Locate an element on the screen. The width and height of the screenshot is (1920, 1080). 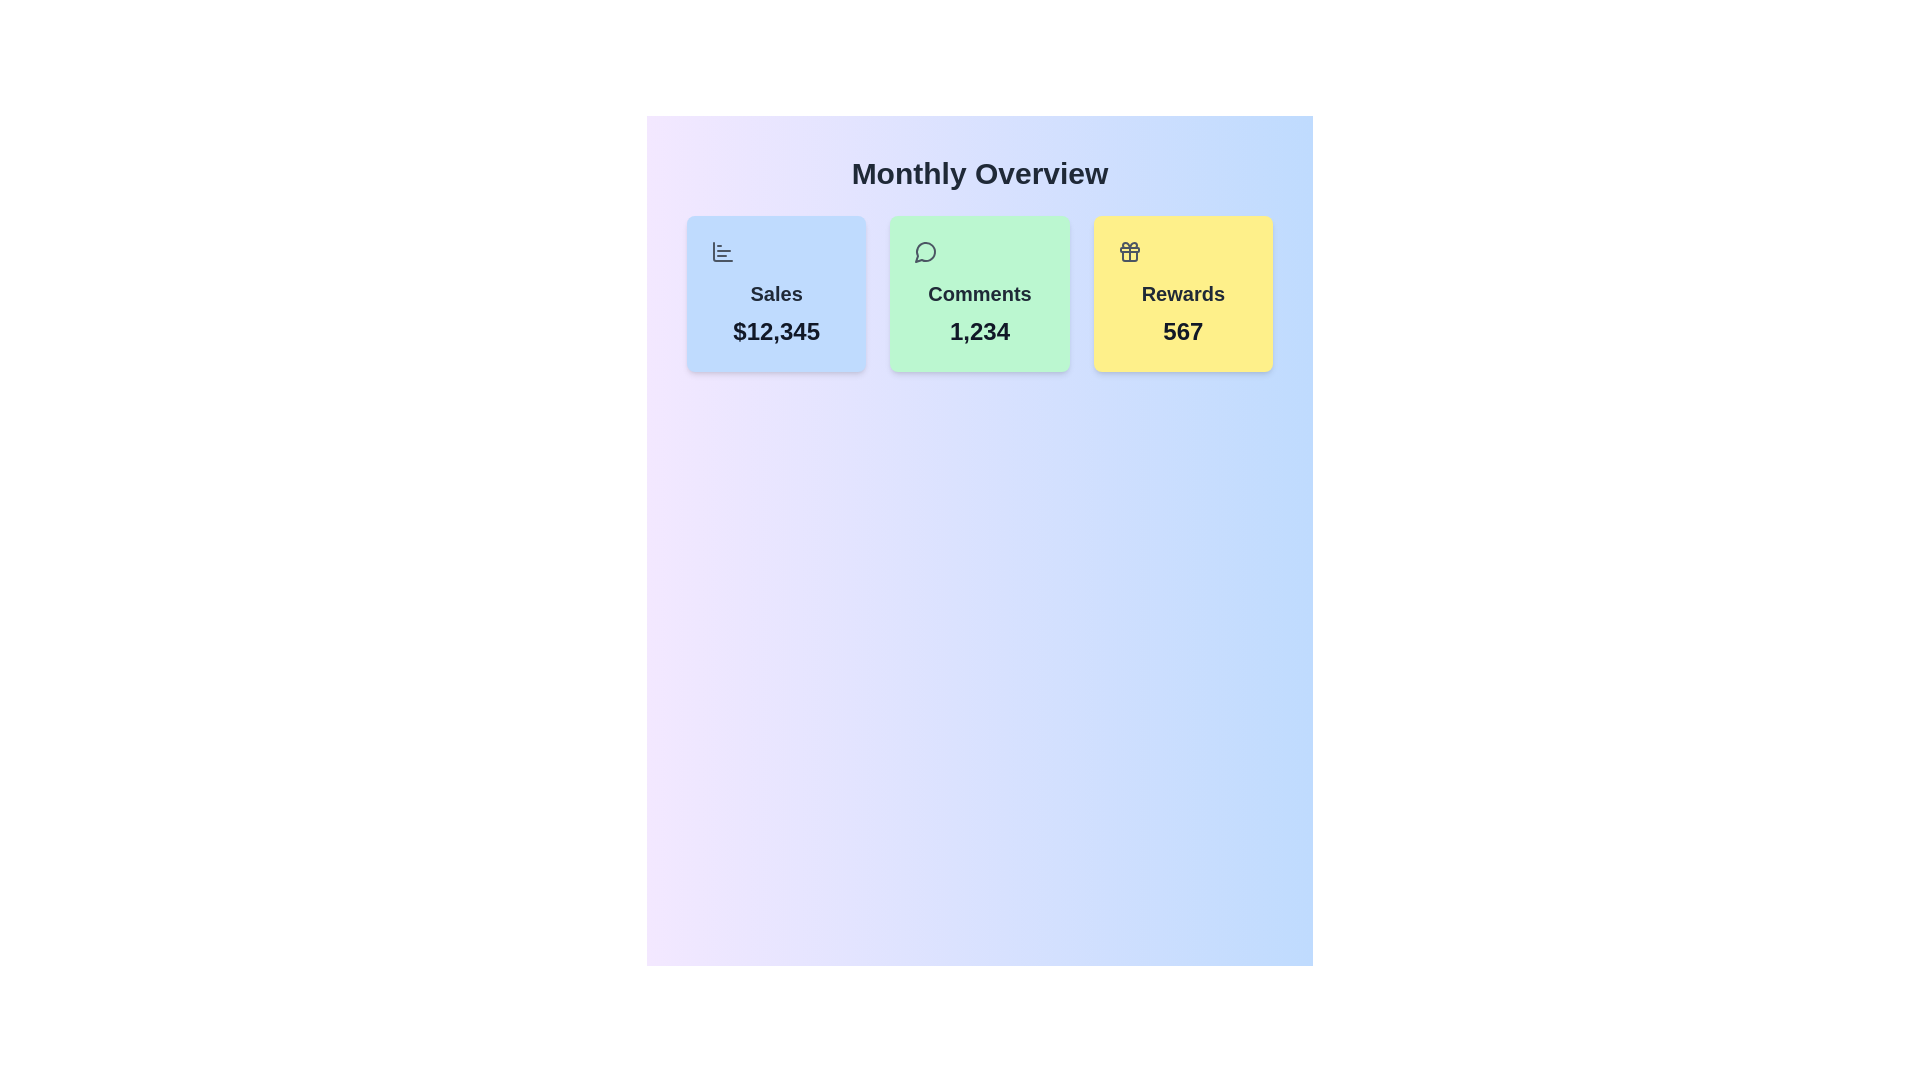
displayed values from the textual display group showing 'Sales' and '$12,345', which is positioned in the leftmost box of the three-box layout below the 'Monthly Overview' header is located at coordinates (775, 293).